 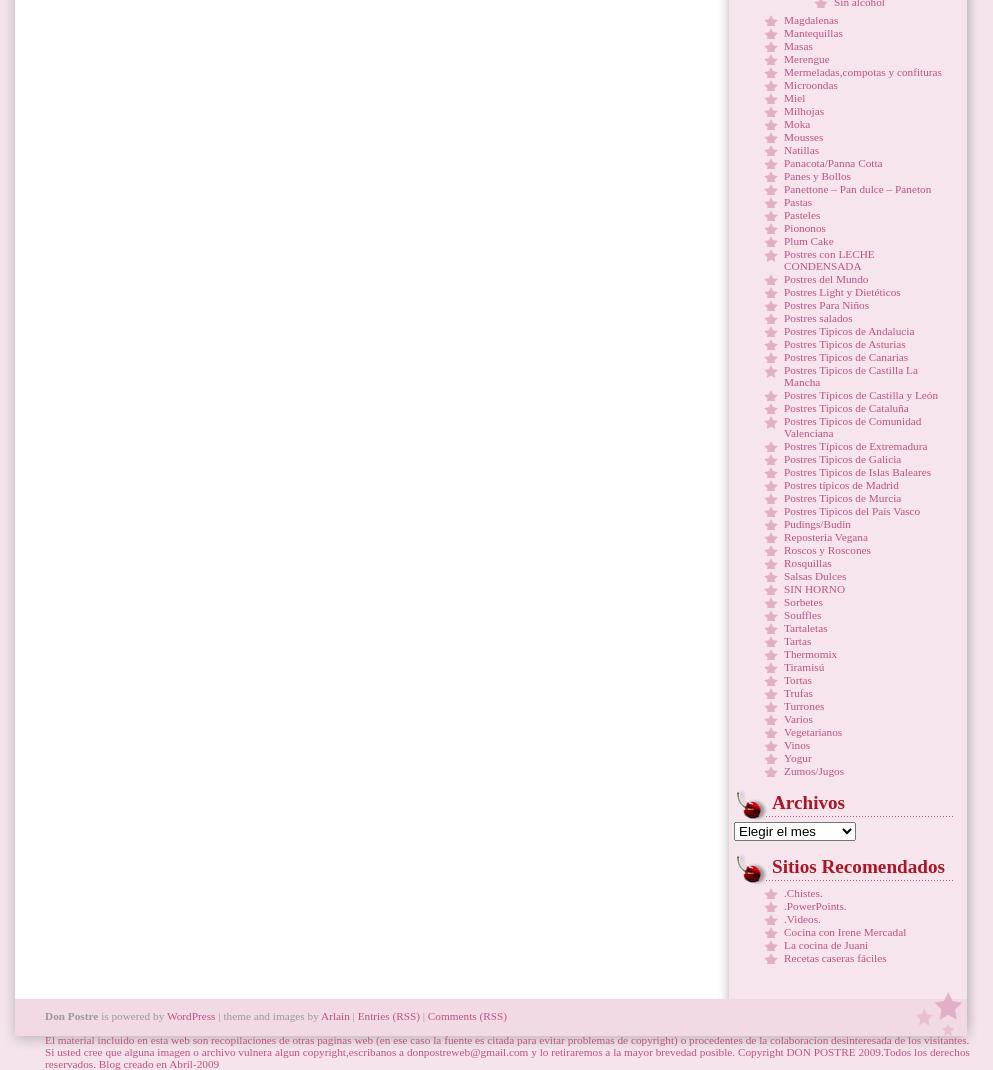 What do you see at coordinates (796, 679) in the screenshot?
I see `'Tortas'` at bounding box center [796, 679].